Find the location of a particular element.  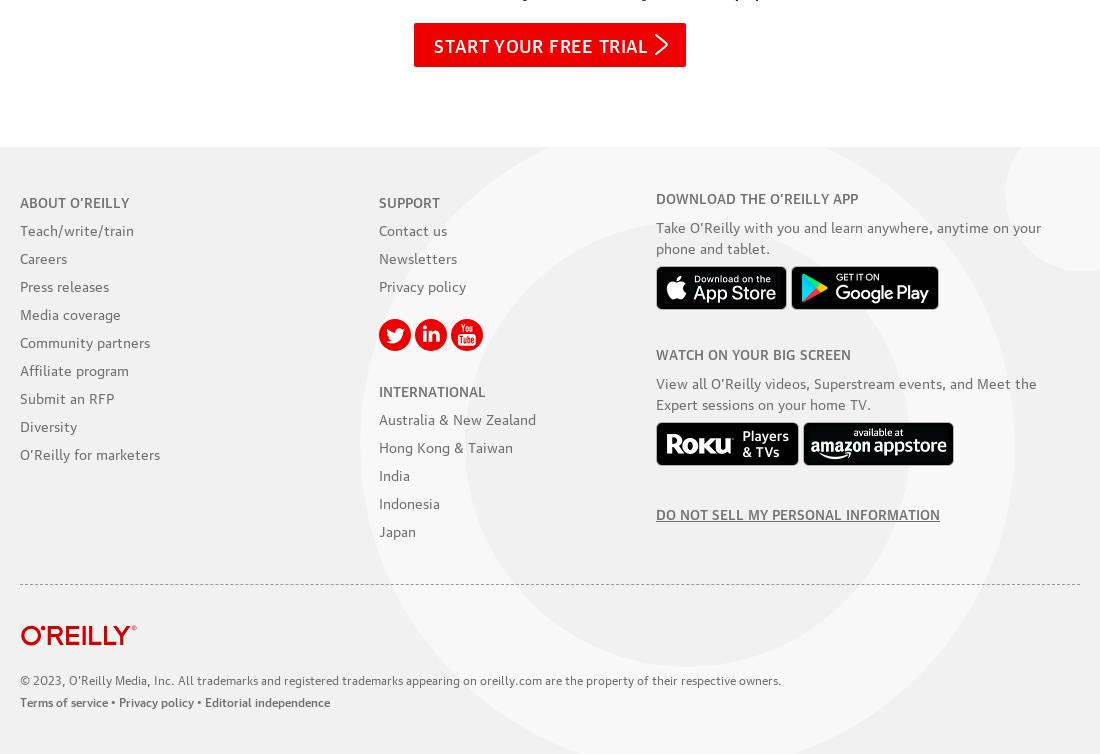

'Editorial independence' is located at coordinates (267, 699).